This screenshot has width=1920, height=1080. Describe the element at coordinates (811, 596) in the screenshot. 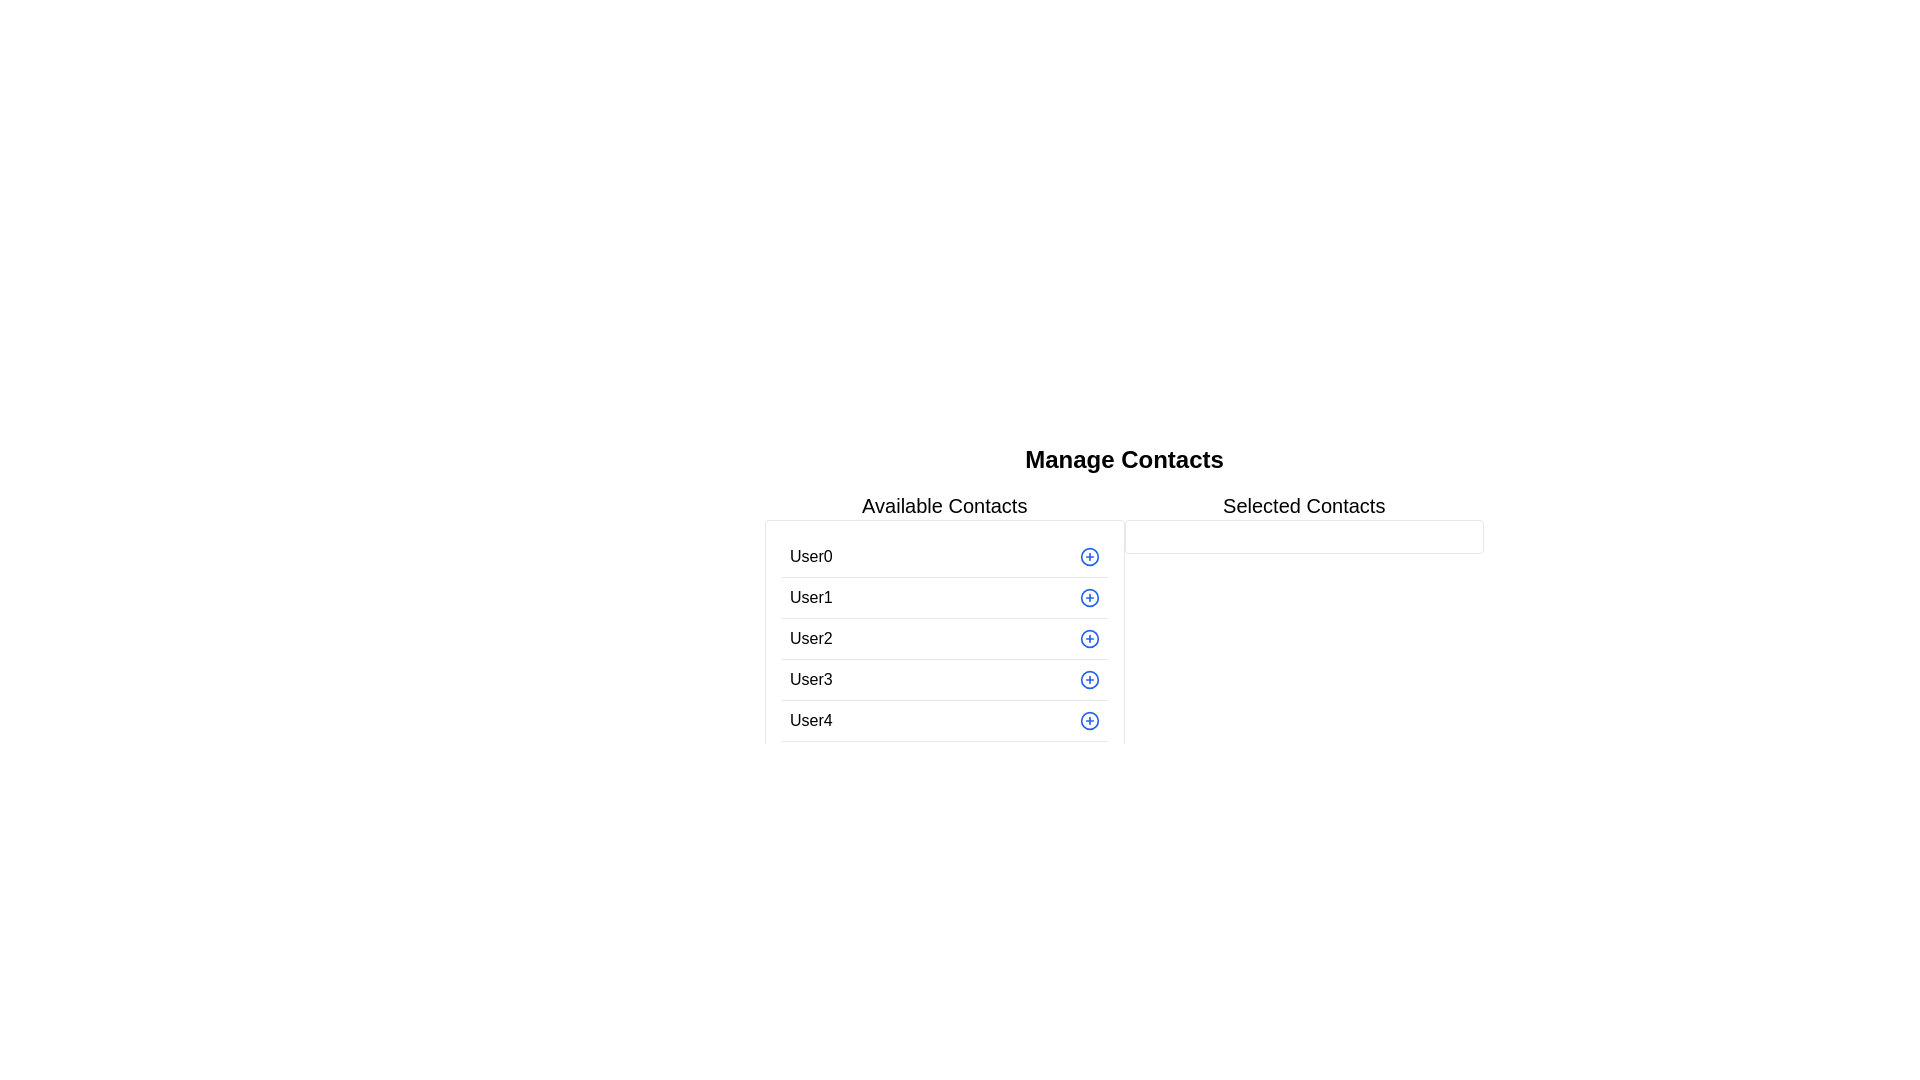

I see `the text element displaying 'User1' which is the second item in the 'Available Contacts' list` at that location.